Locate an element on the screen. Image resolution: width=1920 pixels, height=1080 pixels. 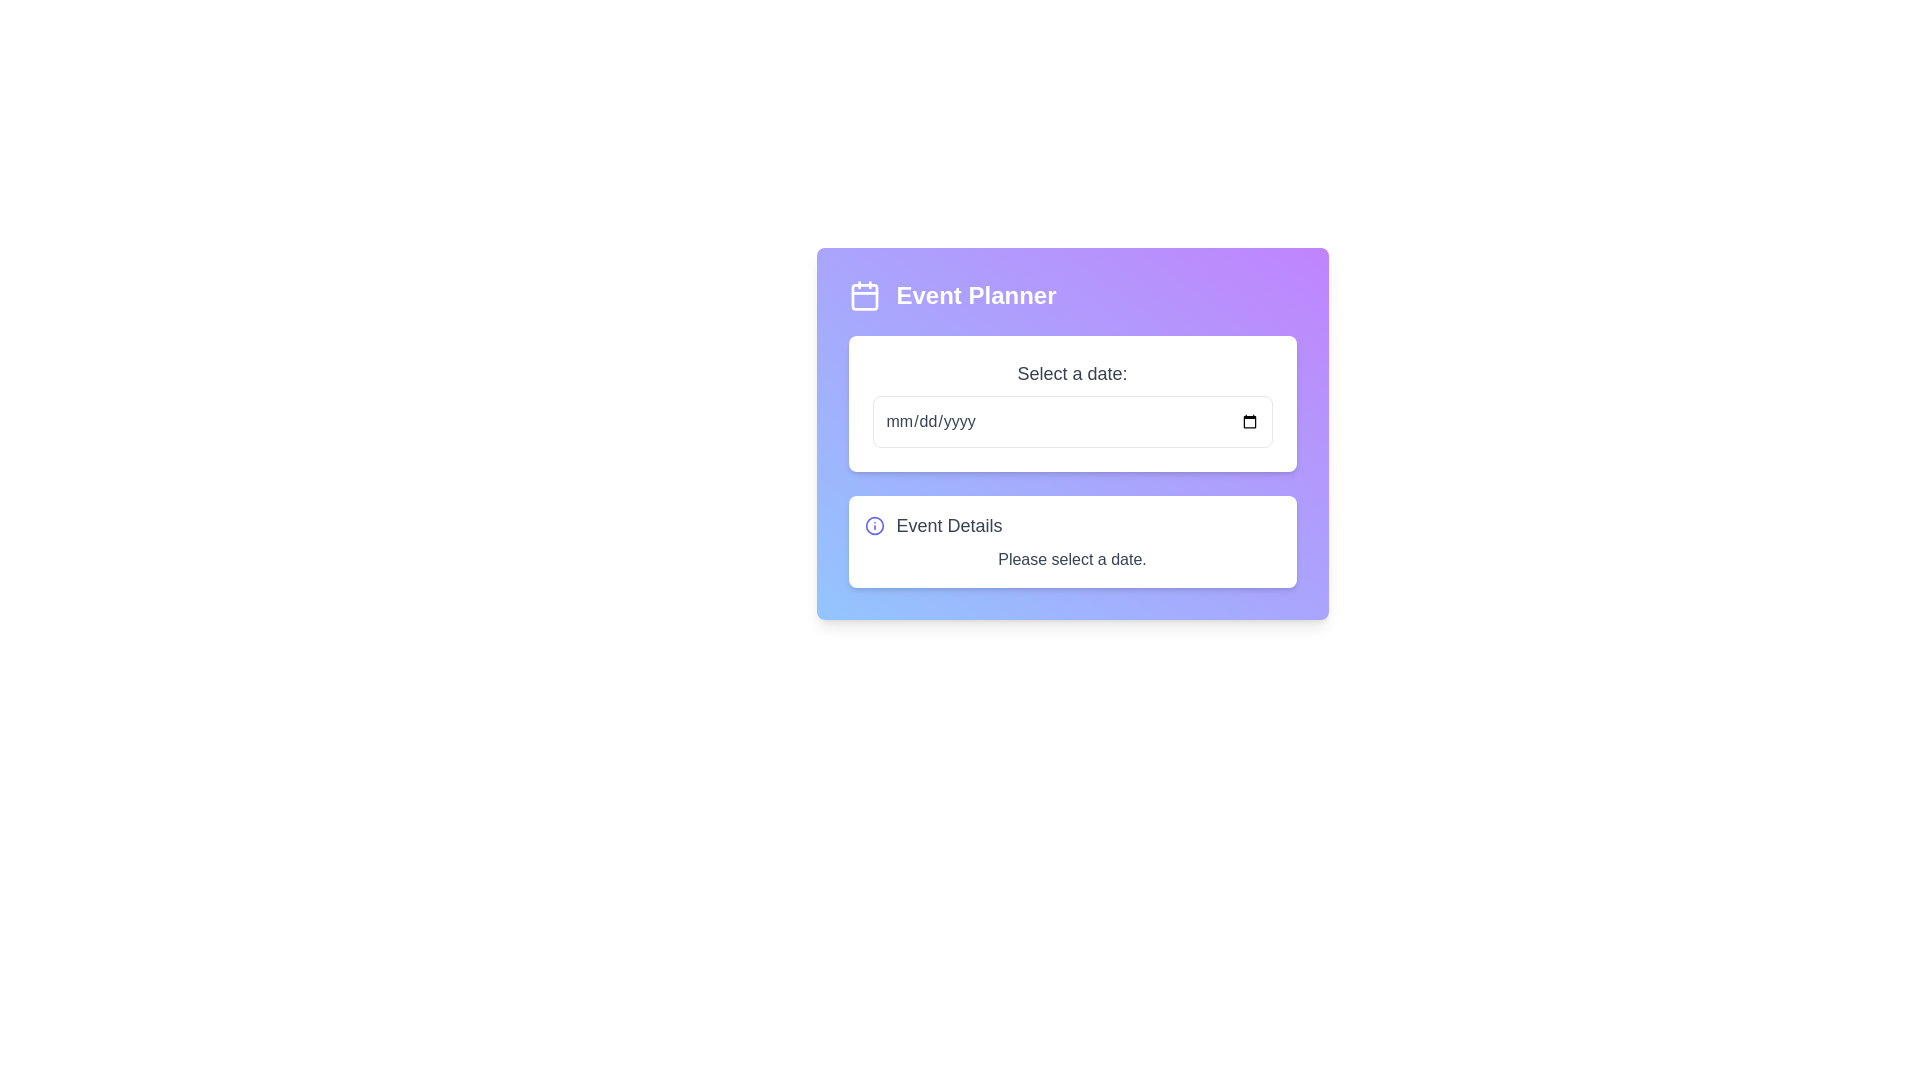
displayed text 'Event Planner' which is styled with a large, bold font and white color, located in the top-left corner of the card UI, to the right of a calendar icon is located at coordinates (976, 296).